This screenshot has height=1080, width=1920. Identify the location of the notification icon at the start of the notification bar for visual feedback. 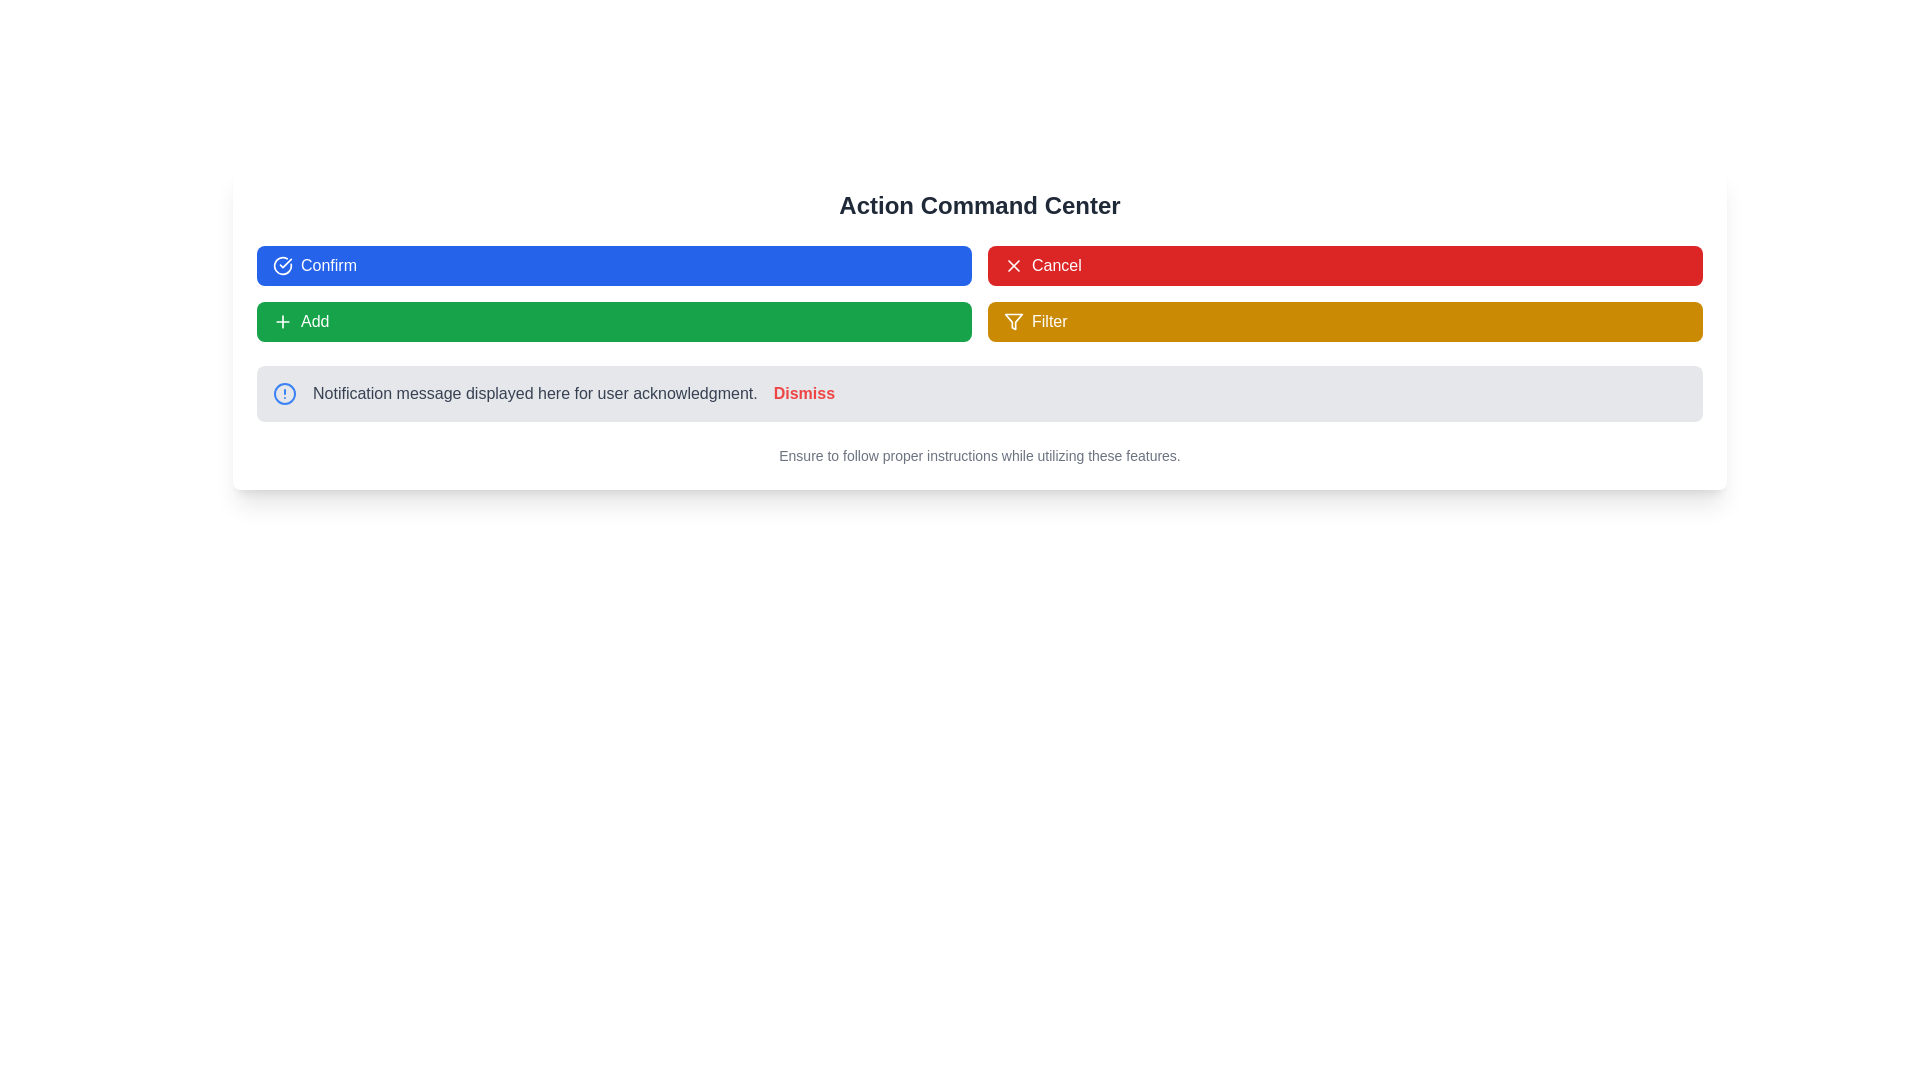
(283, 393).